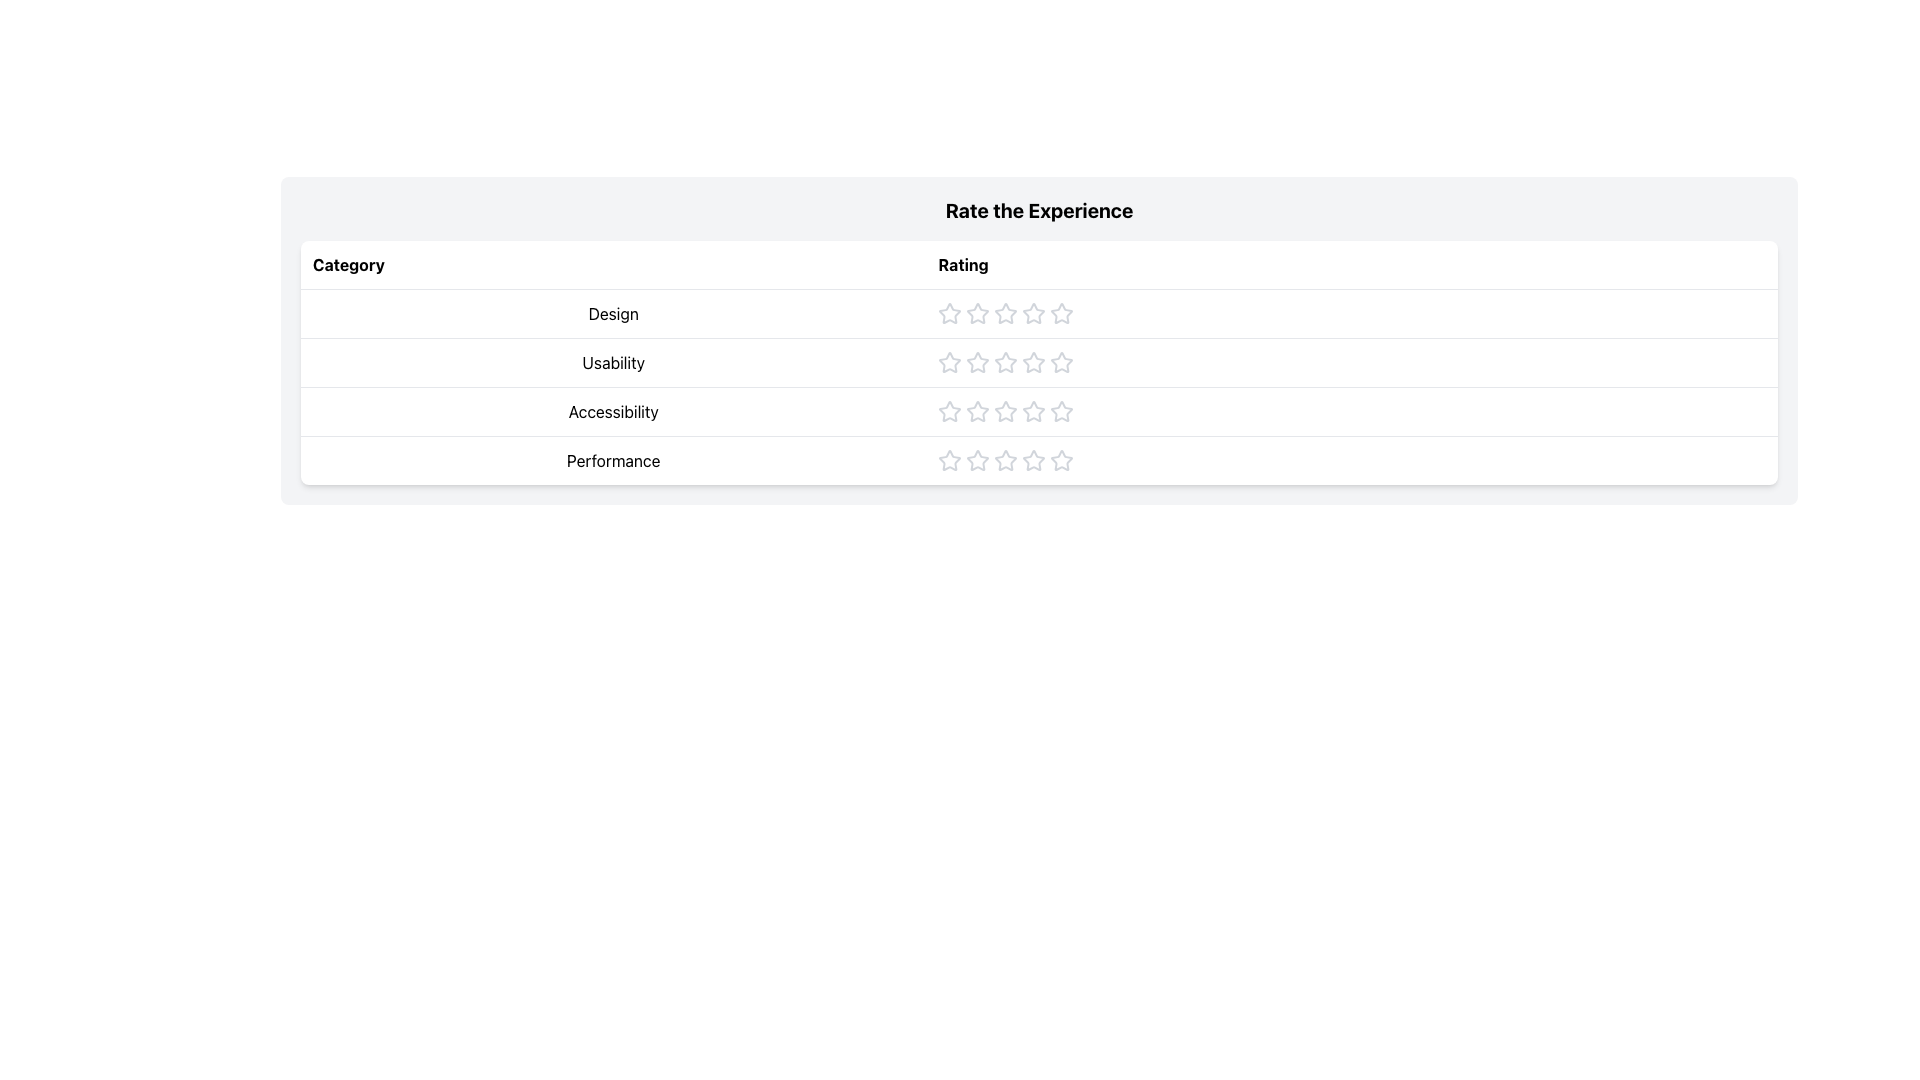  What do you see at coordinates (949, 313) in the screenshot?
I see `the first hollow star icon in the 'Design' rating row to trigger interaction effects` at bounding box center [949, 313].